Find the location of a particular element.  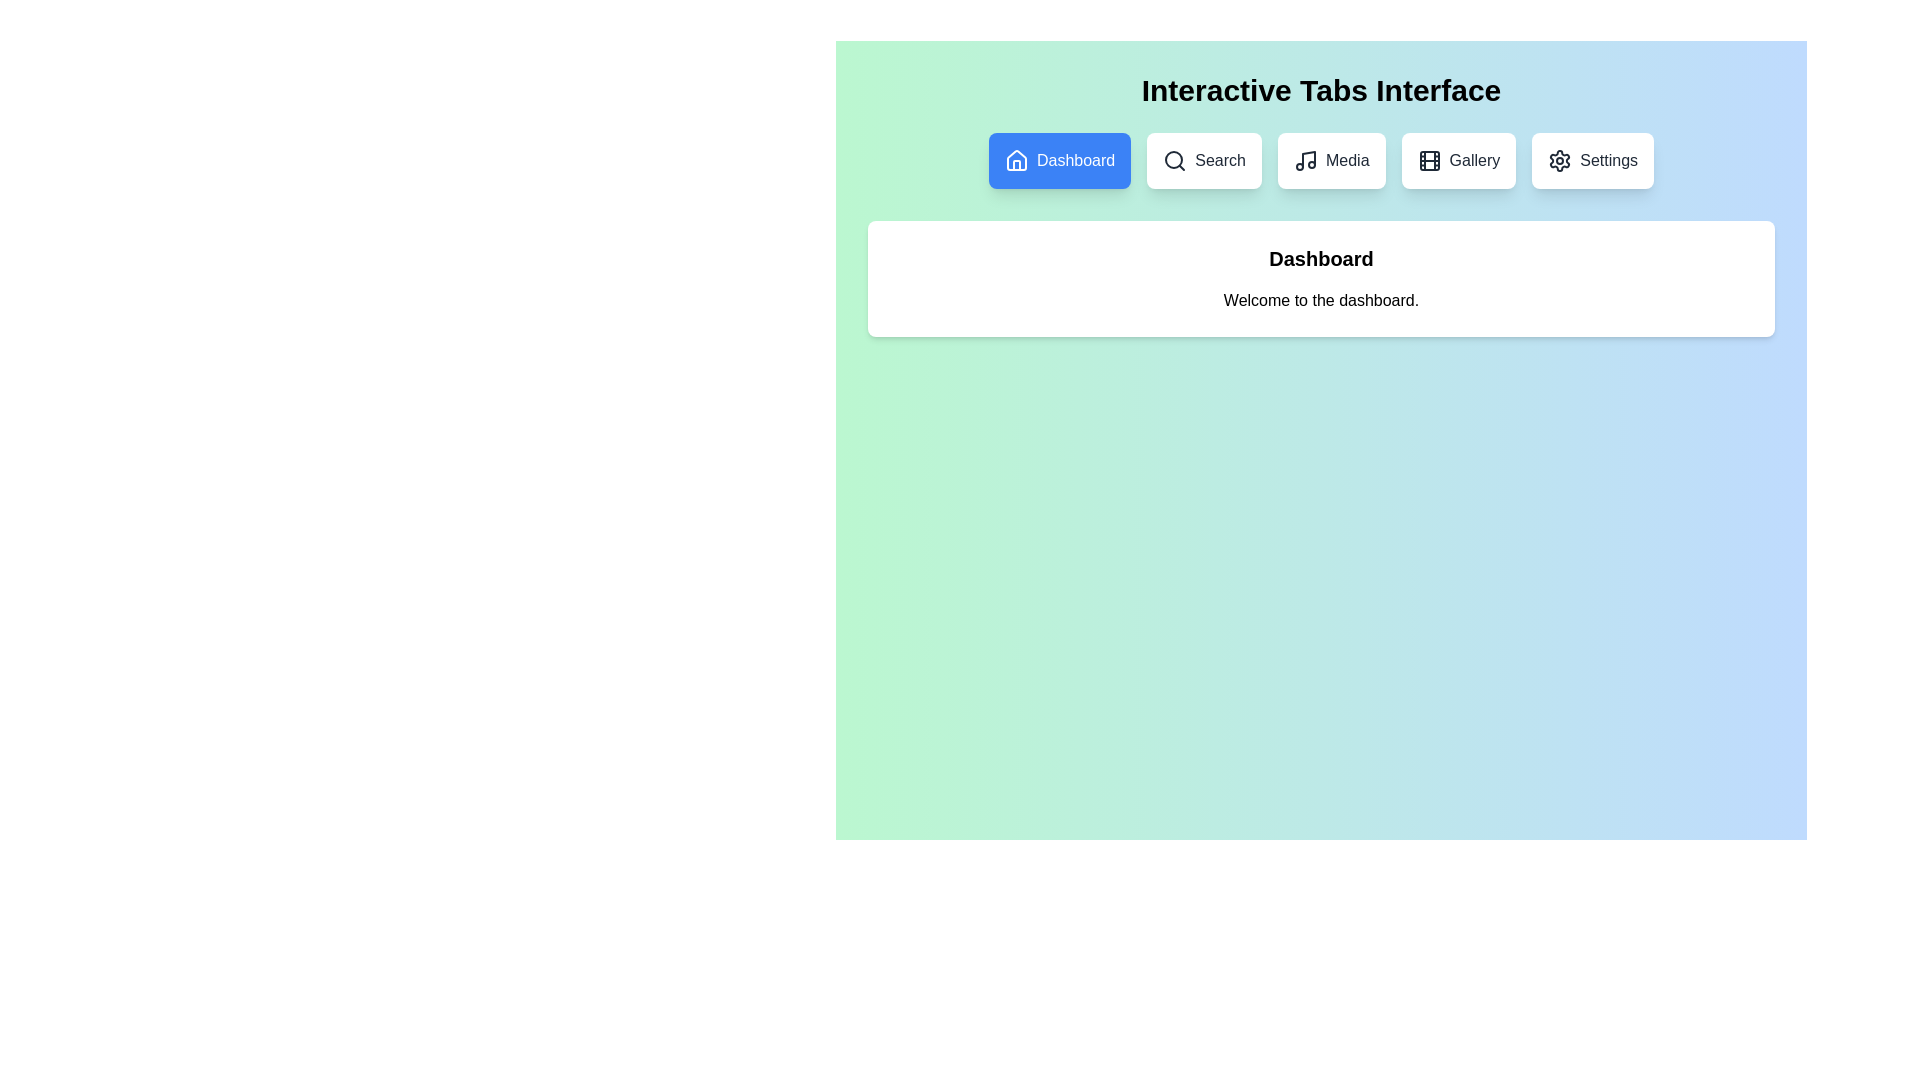

the rectangular button labeled 'Gallery', which has a white background, a film strip icon, and is located in the top-right area of the main content is located at coordinates (1458, 160).